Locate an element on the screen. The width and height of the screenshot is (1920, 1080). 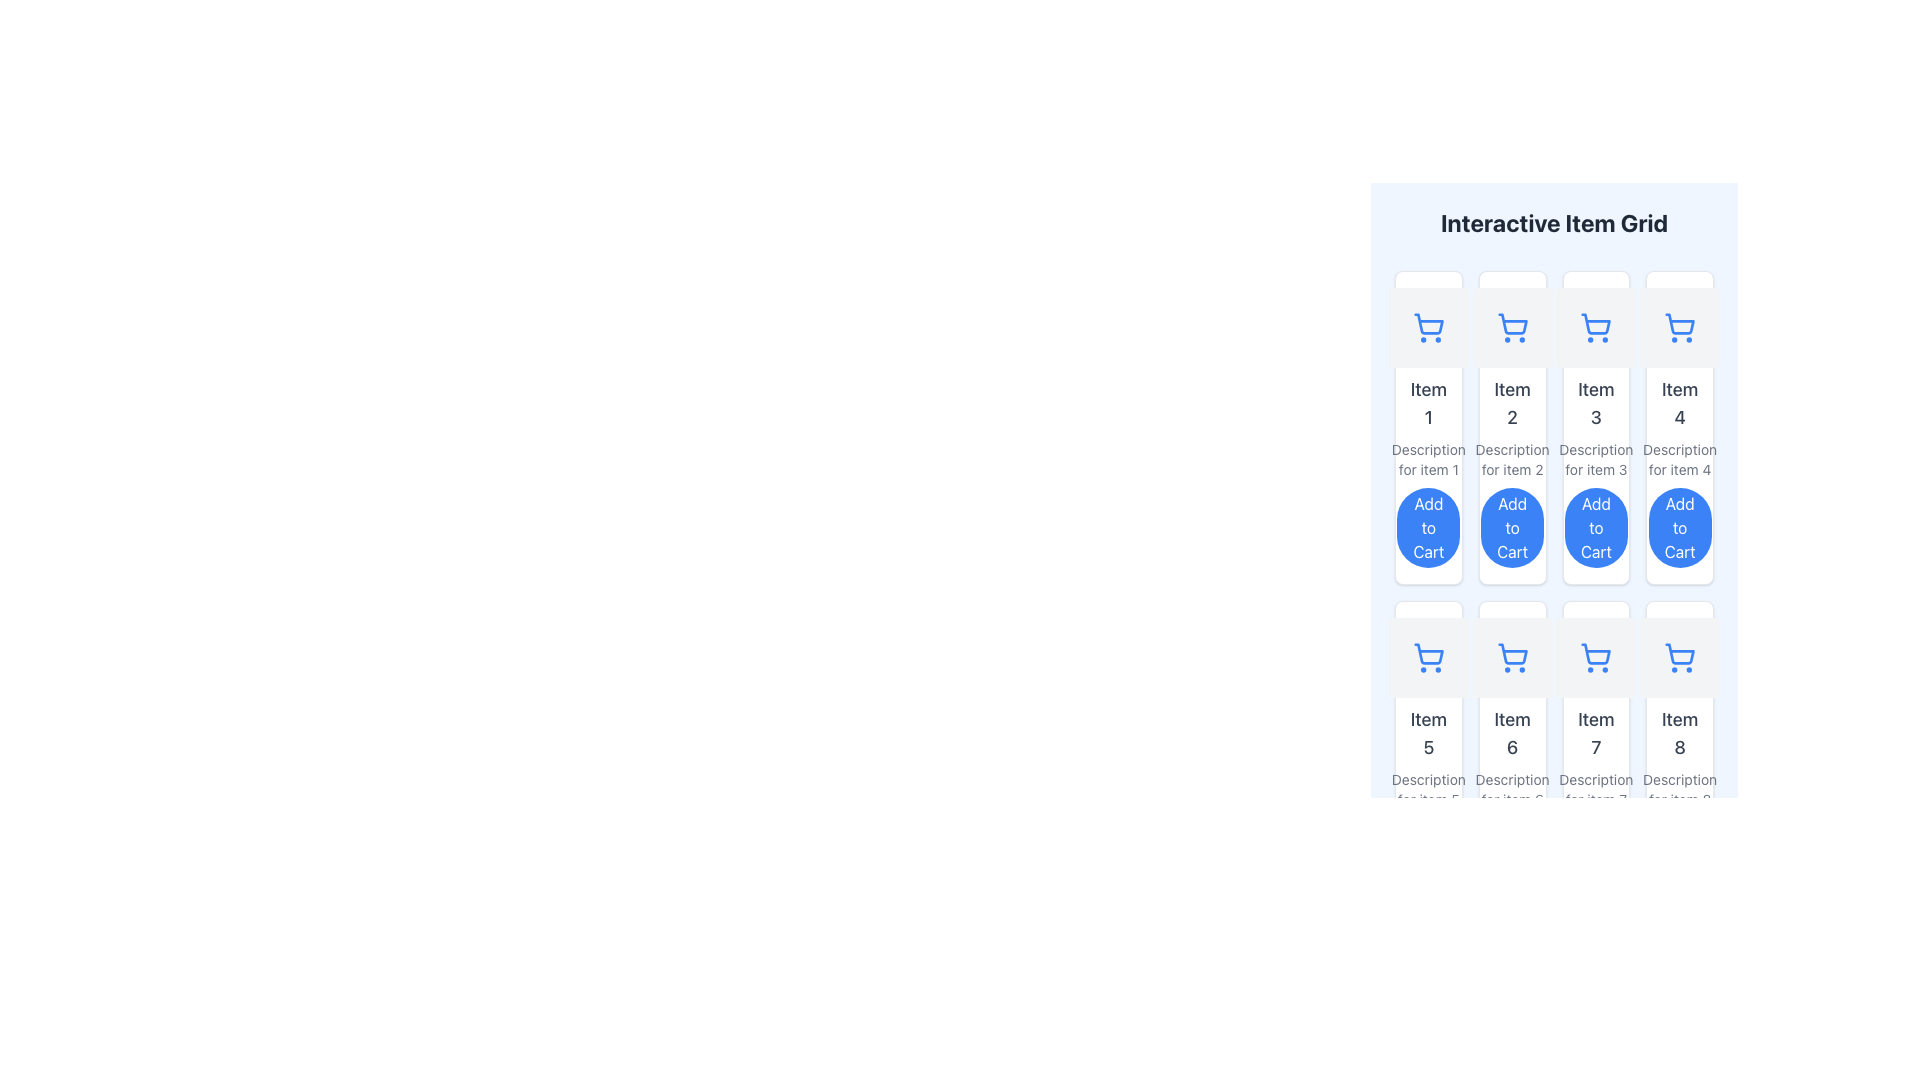
the blue 'Add to Cart' button located beneath the description 'Description for item 3' to activate its hover state is located at coordinates (1595, 527).